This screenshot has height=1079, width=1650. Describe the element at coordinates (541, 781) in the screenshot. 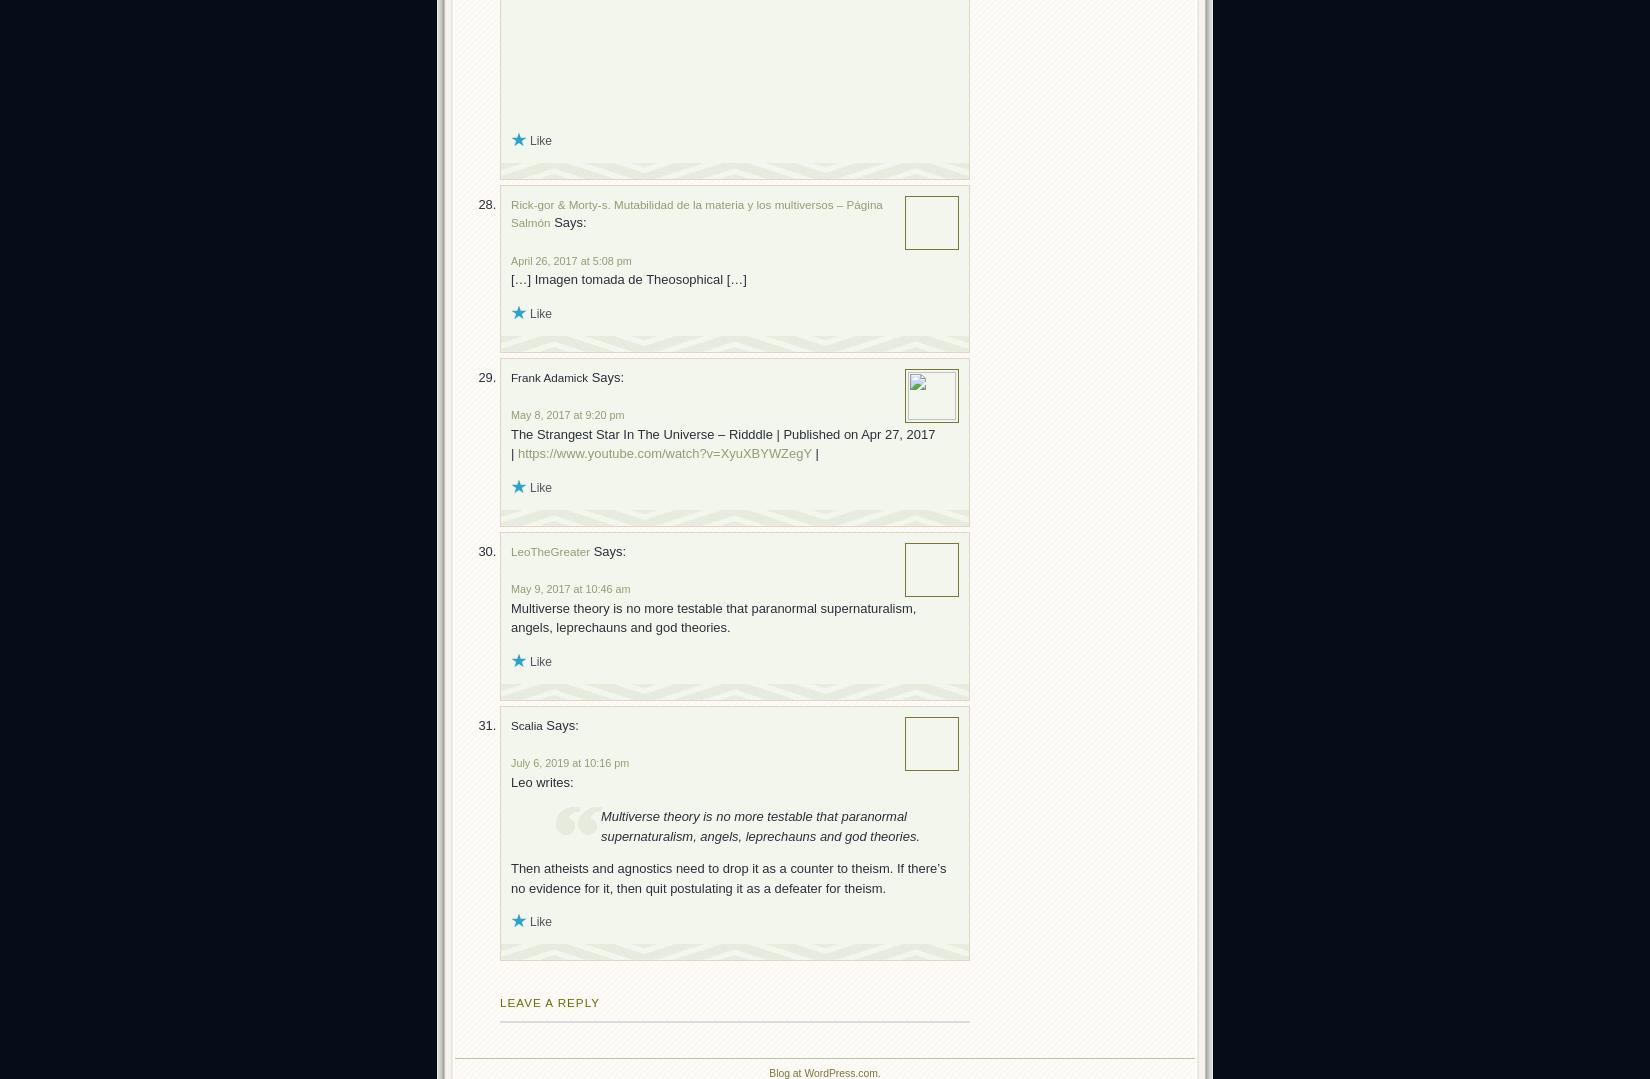

I see `'Leo writes:'` at that location.